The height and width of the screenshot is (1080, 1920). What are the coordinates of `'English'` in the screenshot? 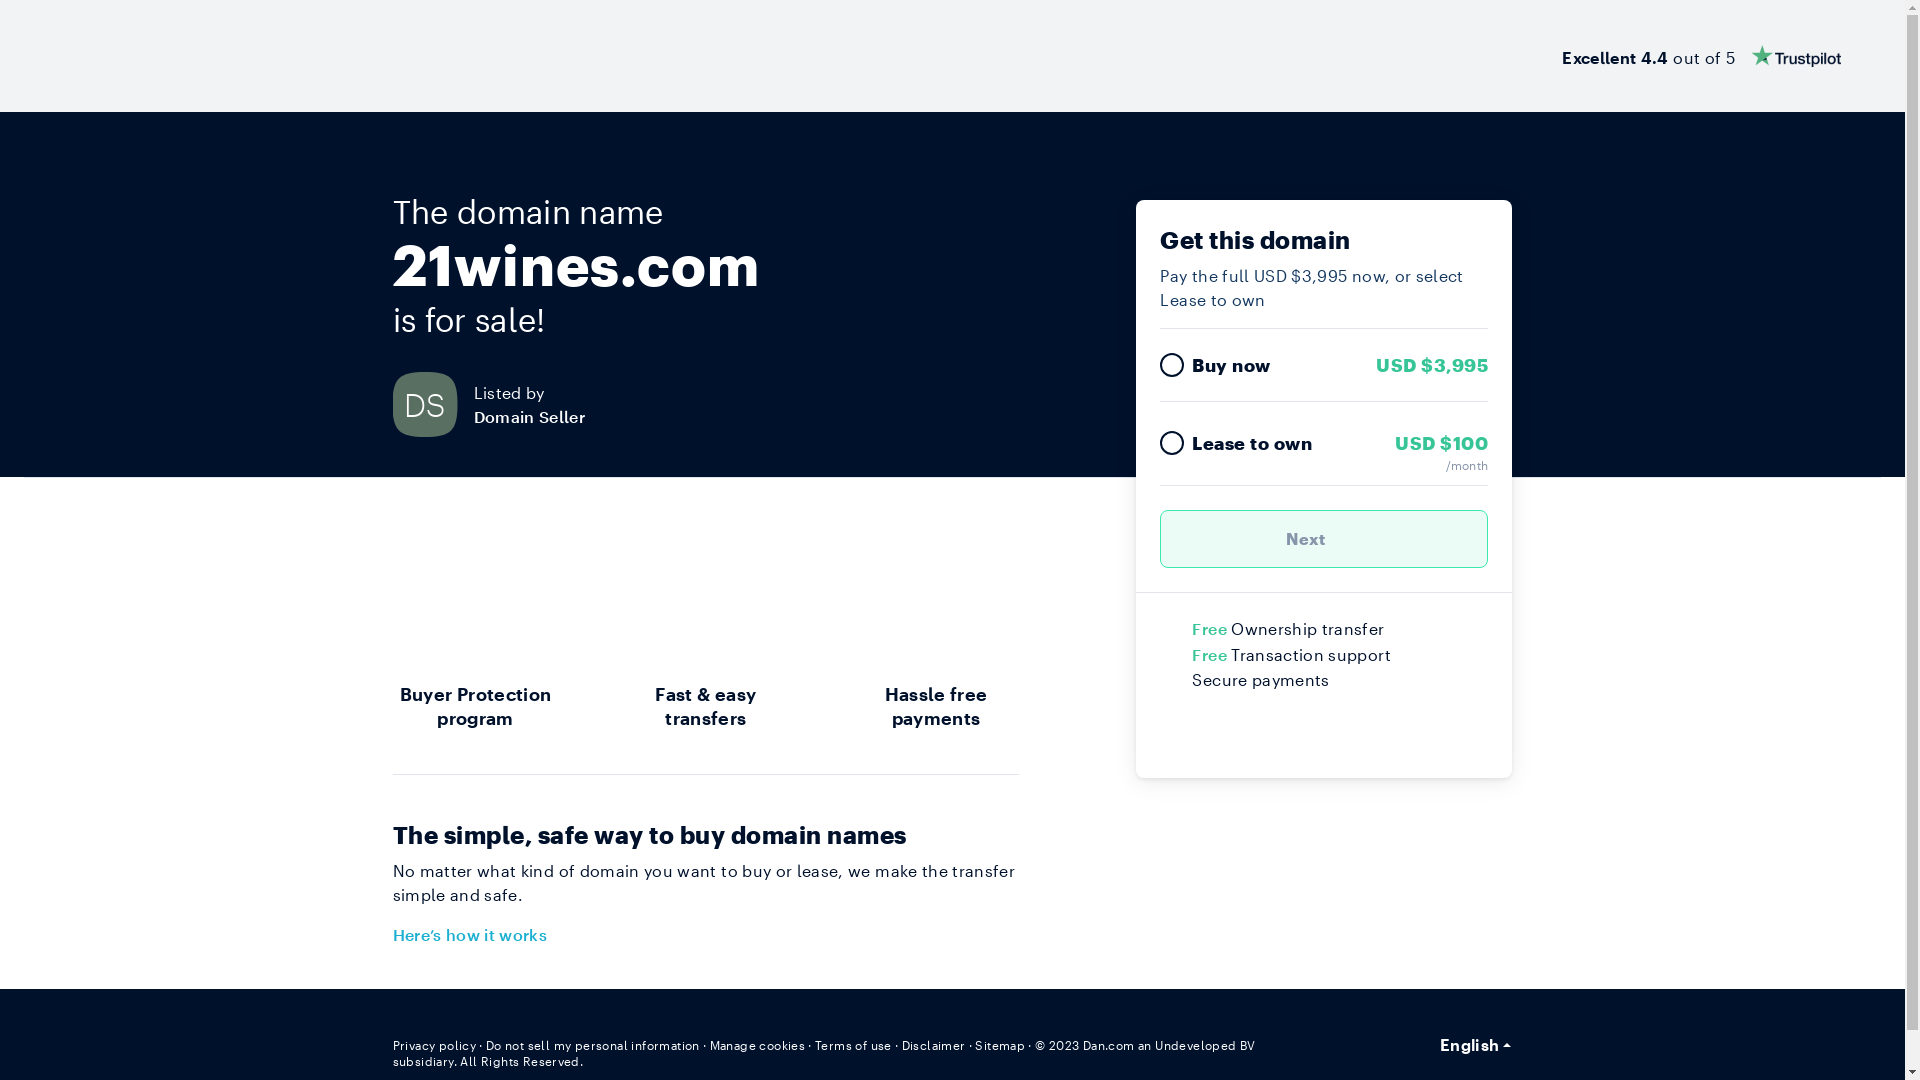 It's located at (1438, 1044).